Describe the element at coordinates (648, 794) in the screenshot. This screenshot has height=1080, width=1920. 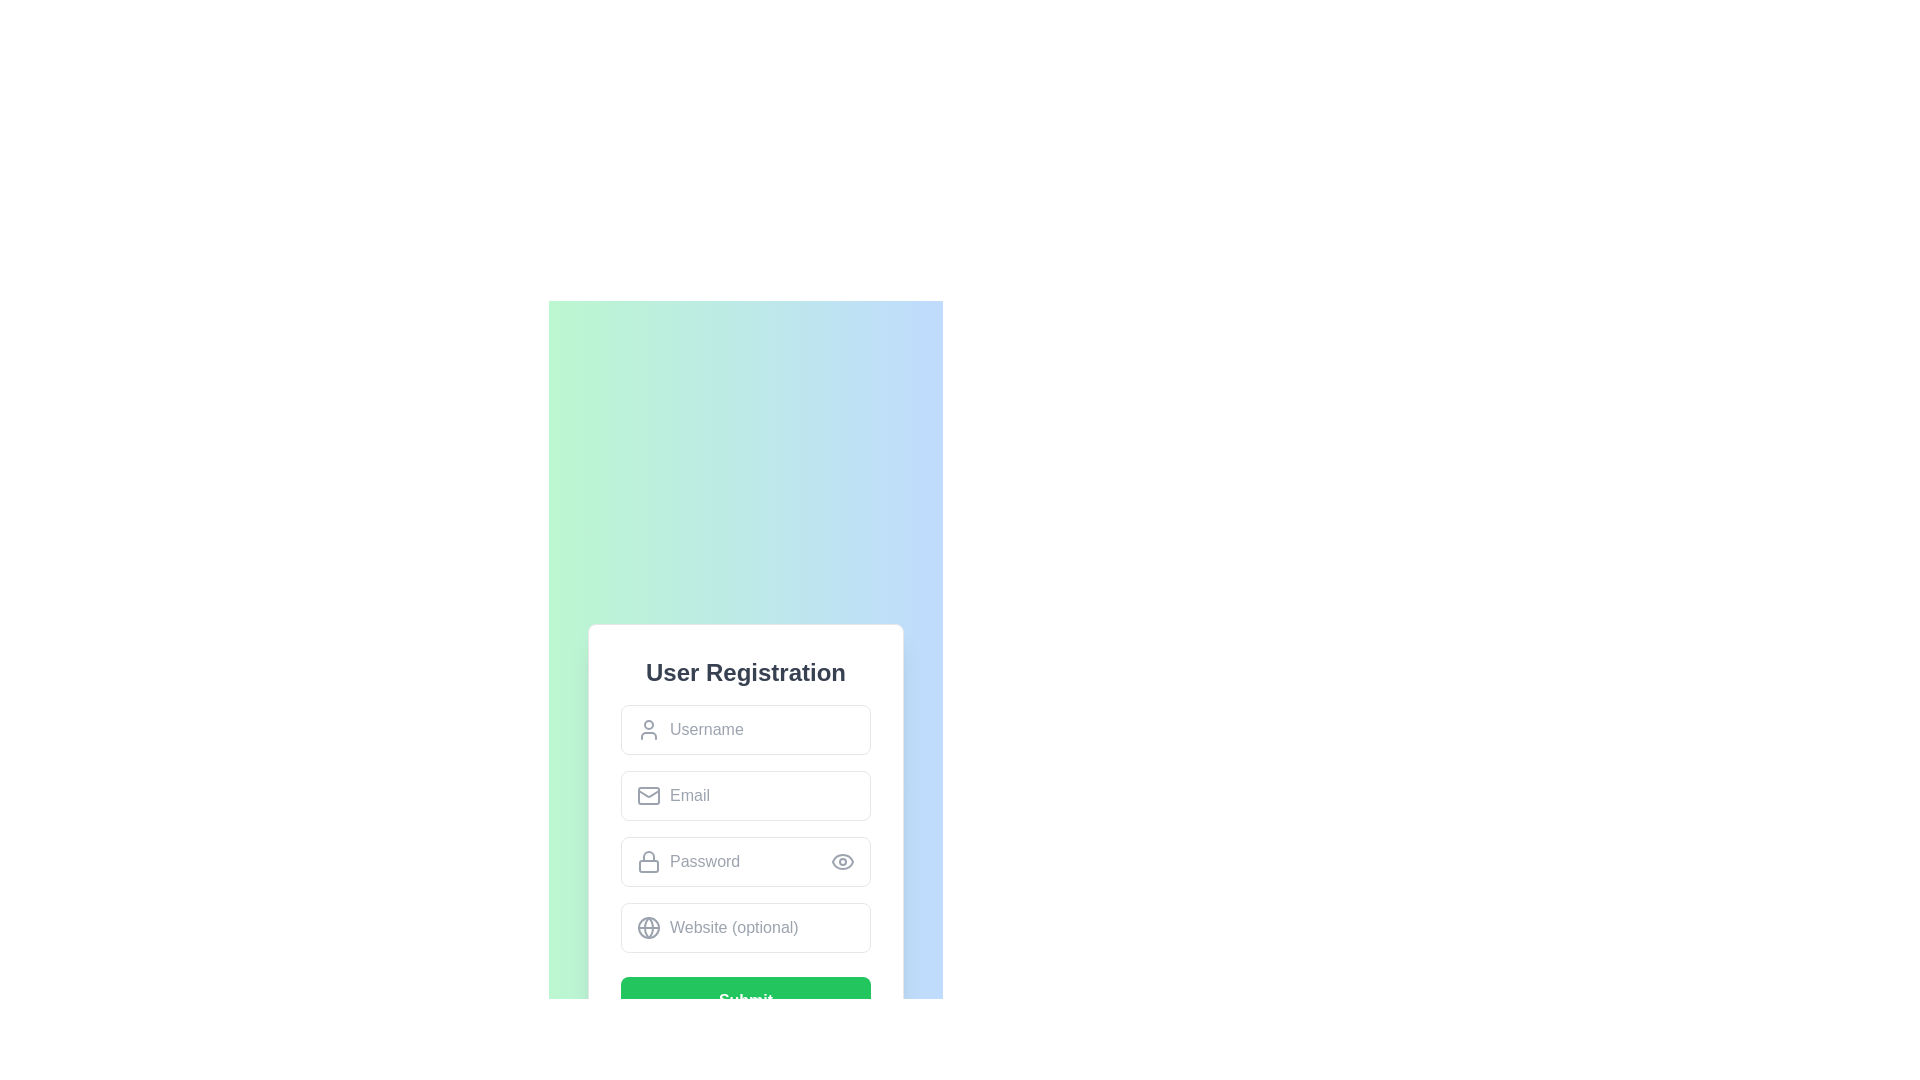
I see `the envelope icon which contains the main rectangular section with rounded corners` at that location.